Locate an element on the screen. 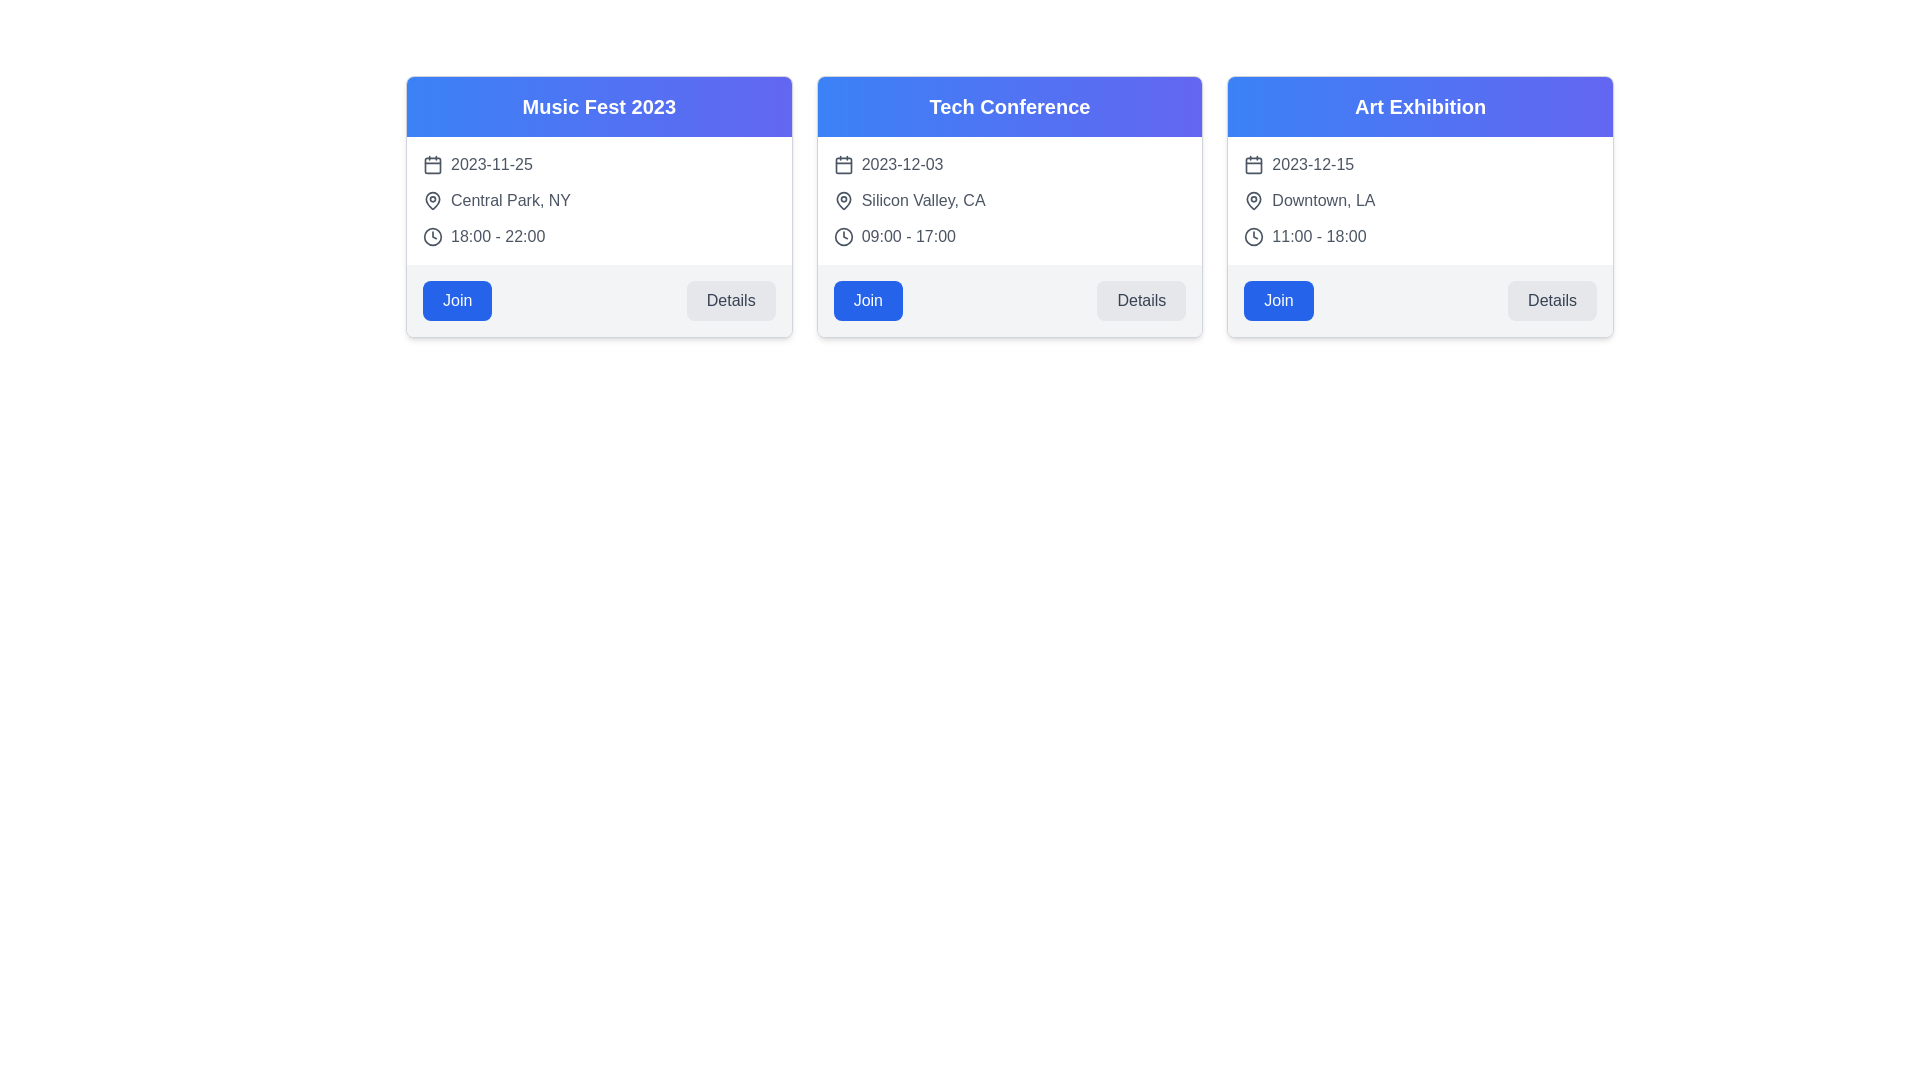 The width and height of the screenshot is (1920, 1080). the small, square icon with rounded corners located to the left of the date text '2023-12-15' in the 'Art Exhibition' event card's date display section is located at coordinates (1253, 164).